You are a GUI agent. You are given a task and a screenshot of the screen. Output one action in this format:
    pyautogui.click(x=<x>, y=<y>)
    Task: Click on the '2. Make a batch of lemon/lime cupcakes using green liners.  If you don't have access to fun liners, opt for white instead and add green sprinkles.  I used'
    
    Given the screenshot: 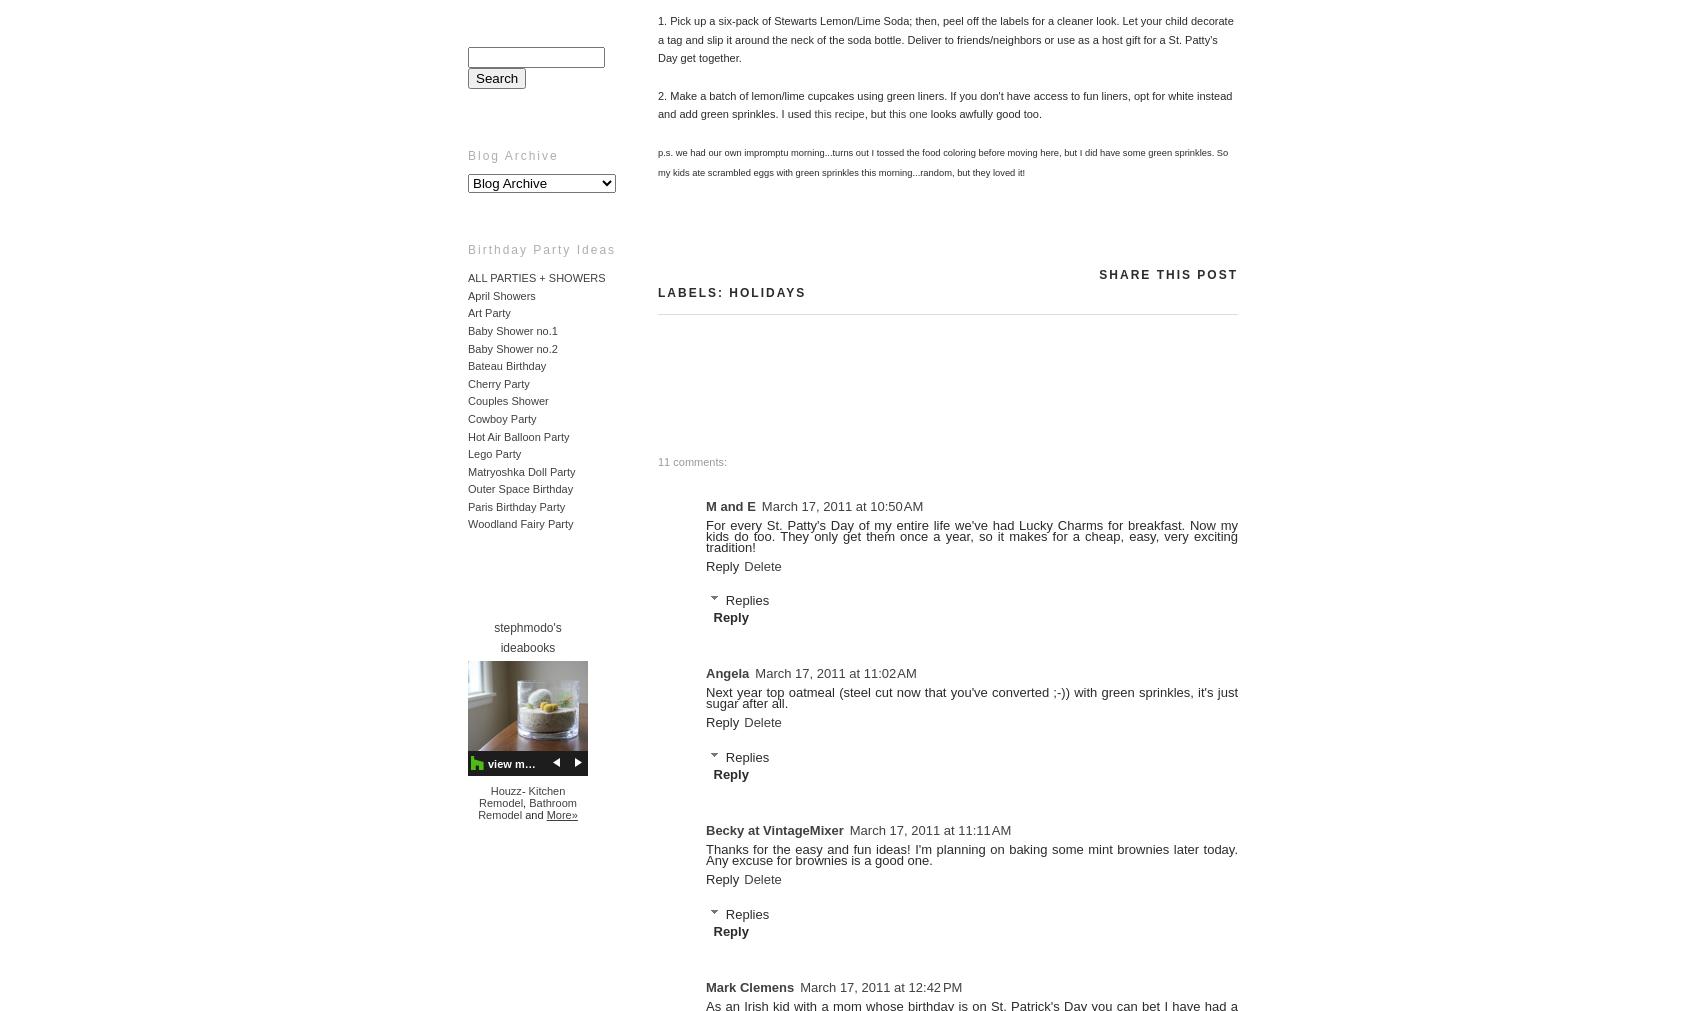 What is the action you would take?
    pyautogui.click(x=944, y=103)
    